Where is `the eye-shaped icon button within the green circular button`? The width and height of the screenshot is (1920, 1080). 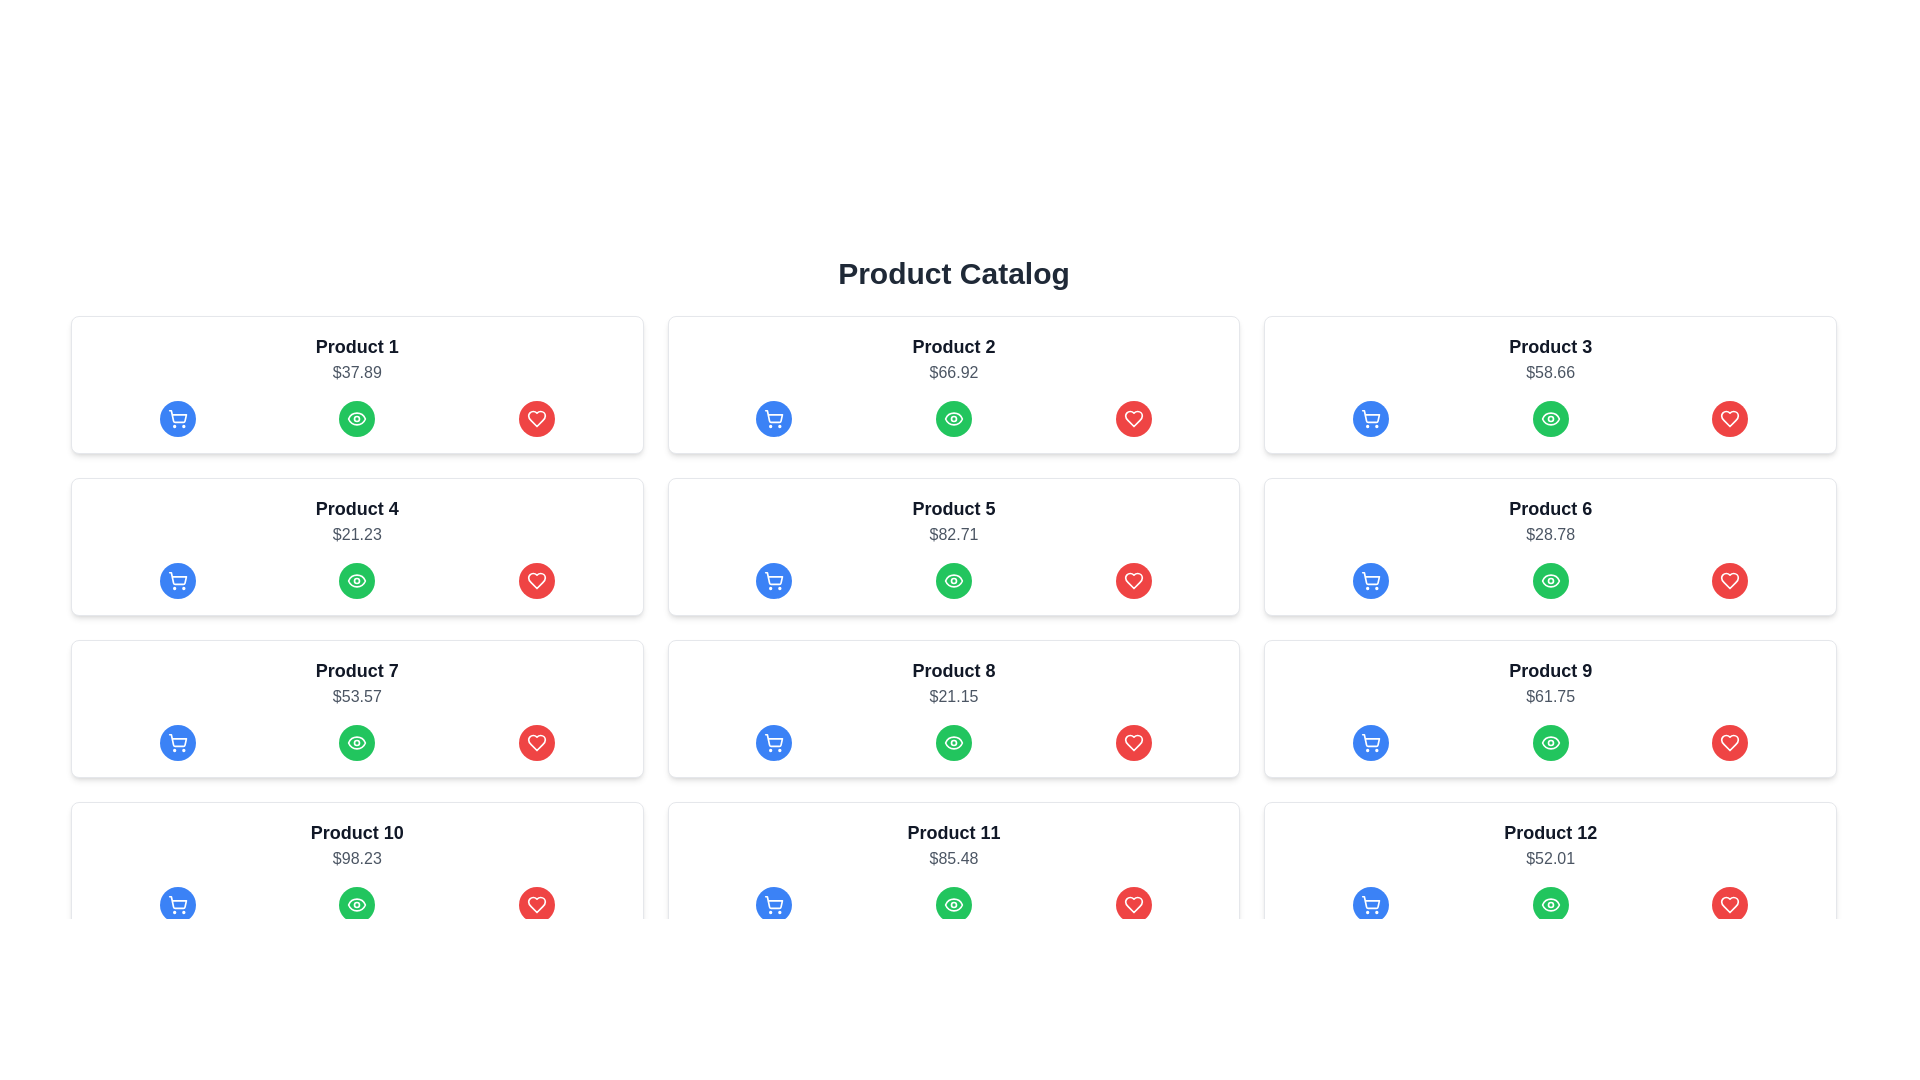
the eye-shaped icon button within the green circular button is located at coordinates (1549, 581).